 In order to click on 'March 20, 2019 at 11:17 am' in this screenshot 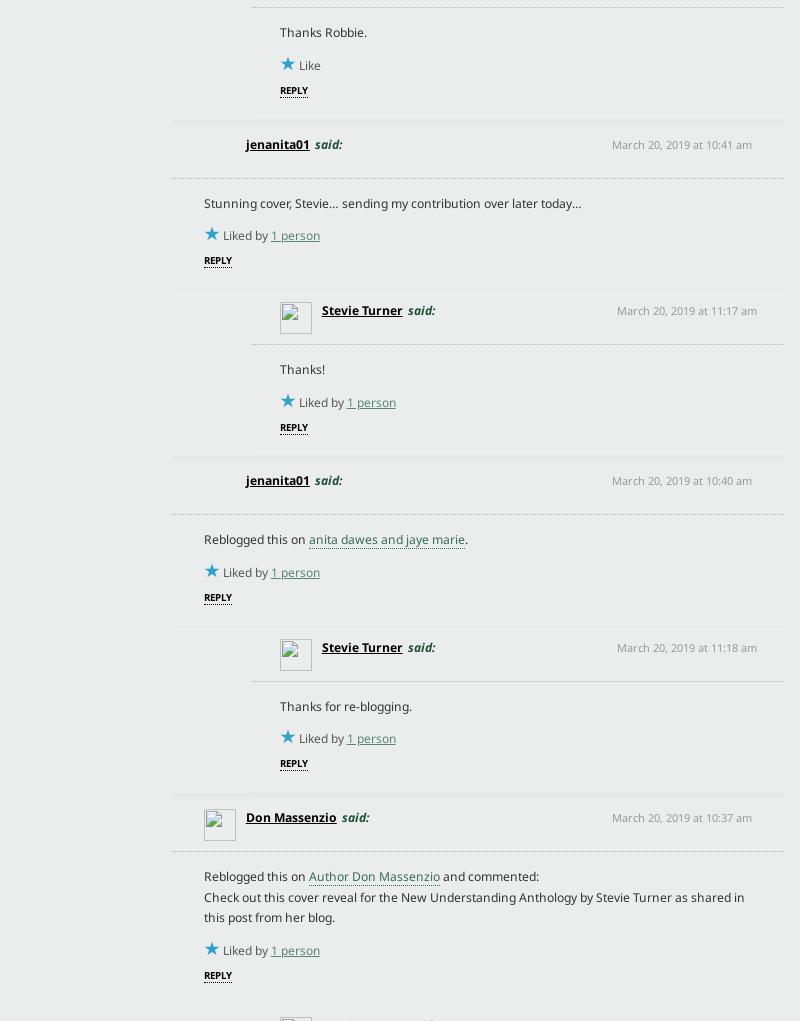, I will do `click(686, 309)`.